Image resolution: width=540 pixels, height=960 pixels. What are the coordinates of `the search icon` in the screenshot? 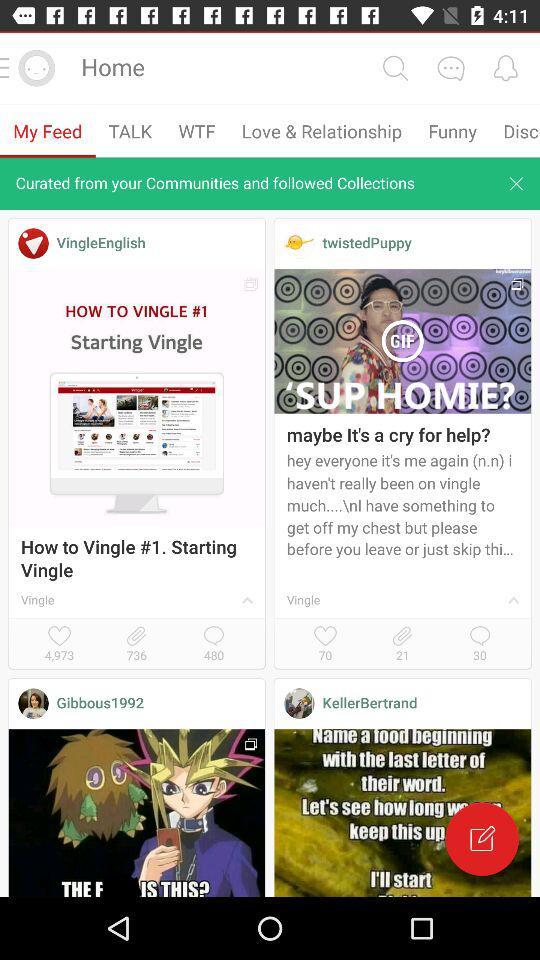 It's located at (395, 68).